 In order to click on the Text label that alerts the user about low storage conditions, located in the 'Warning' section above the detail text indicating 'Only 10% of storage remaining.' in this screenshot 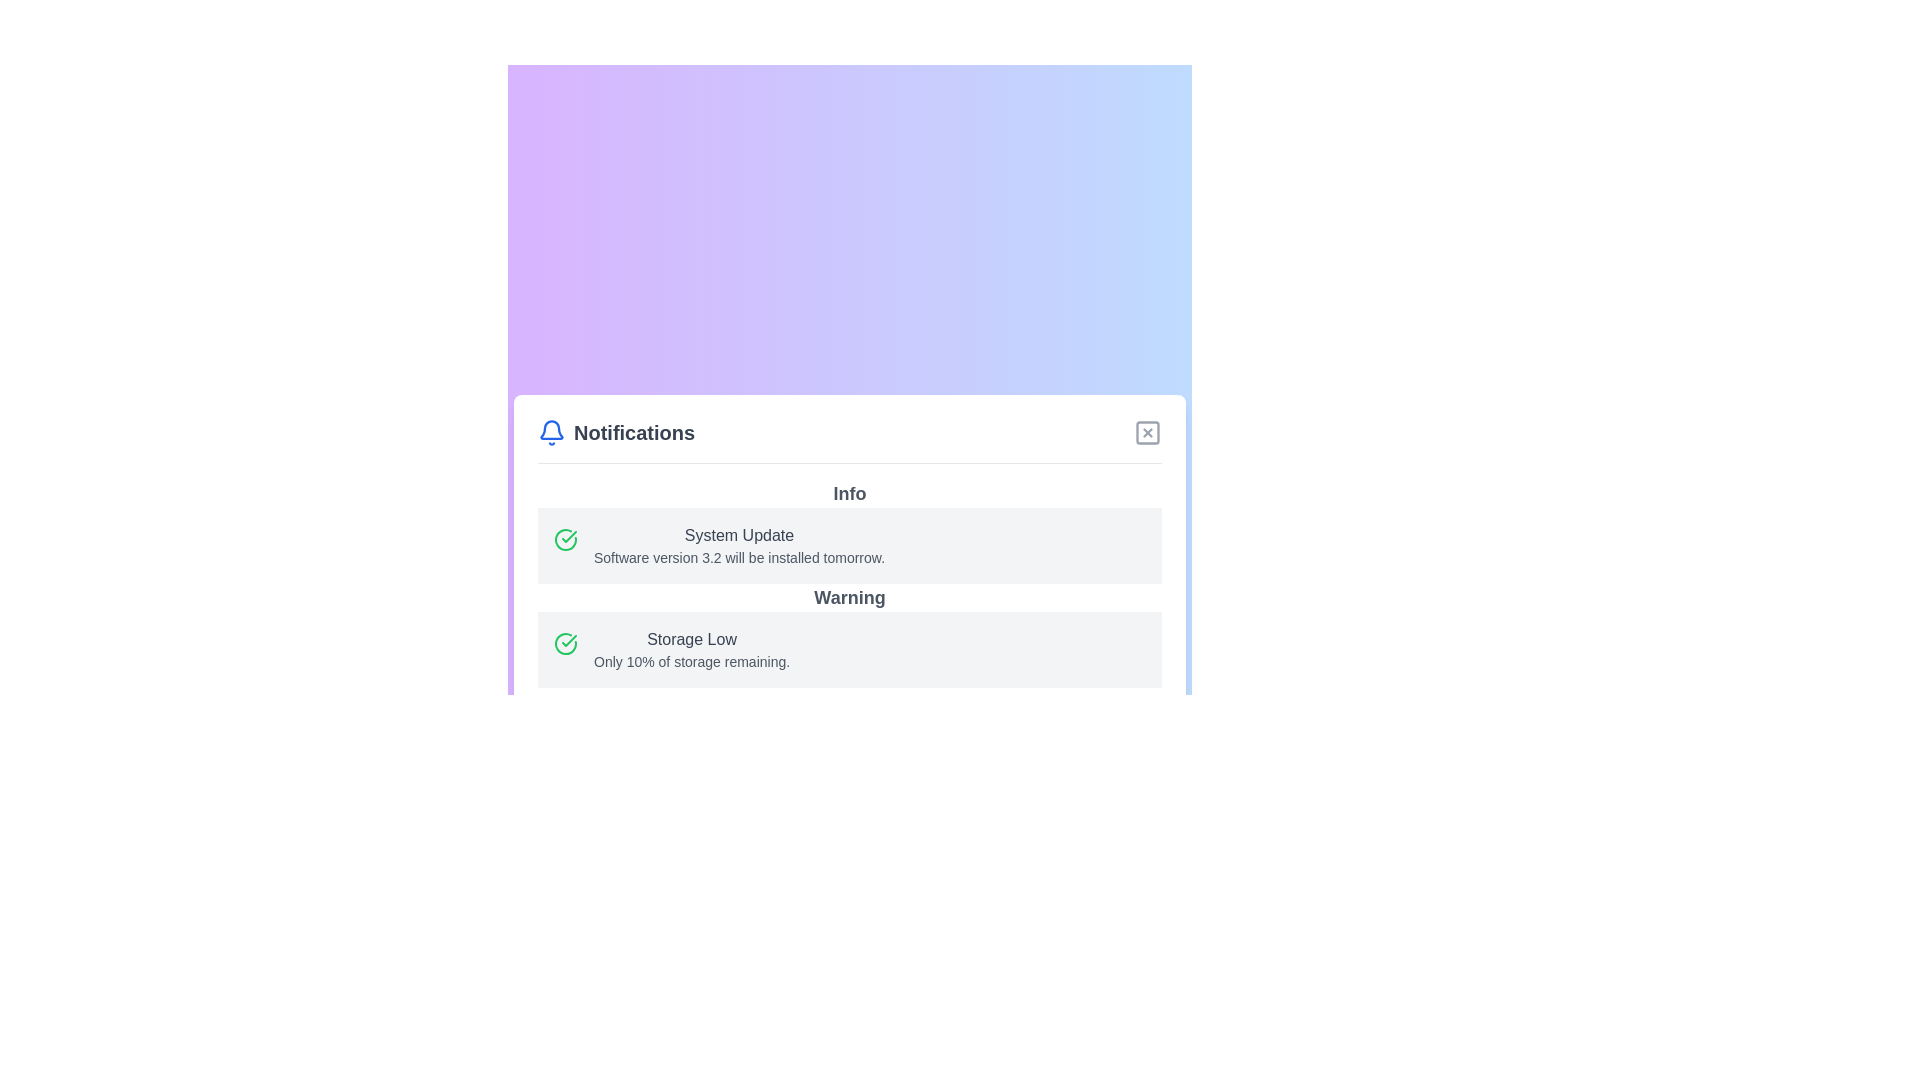, I will do `click(691, 639)`.